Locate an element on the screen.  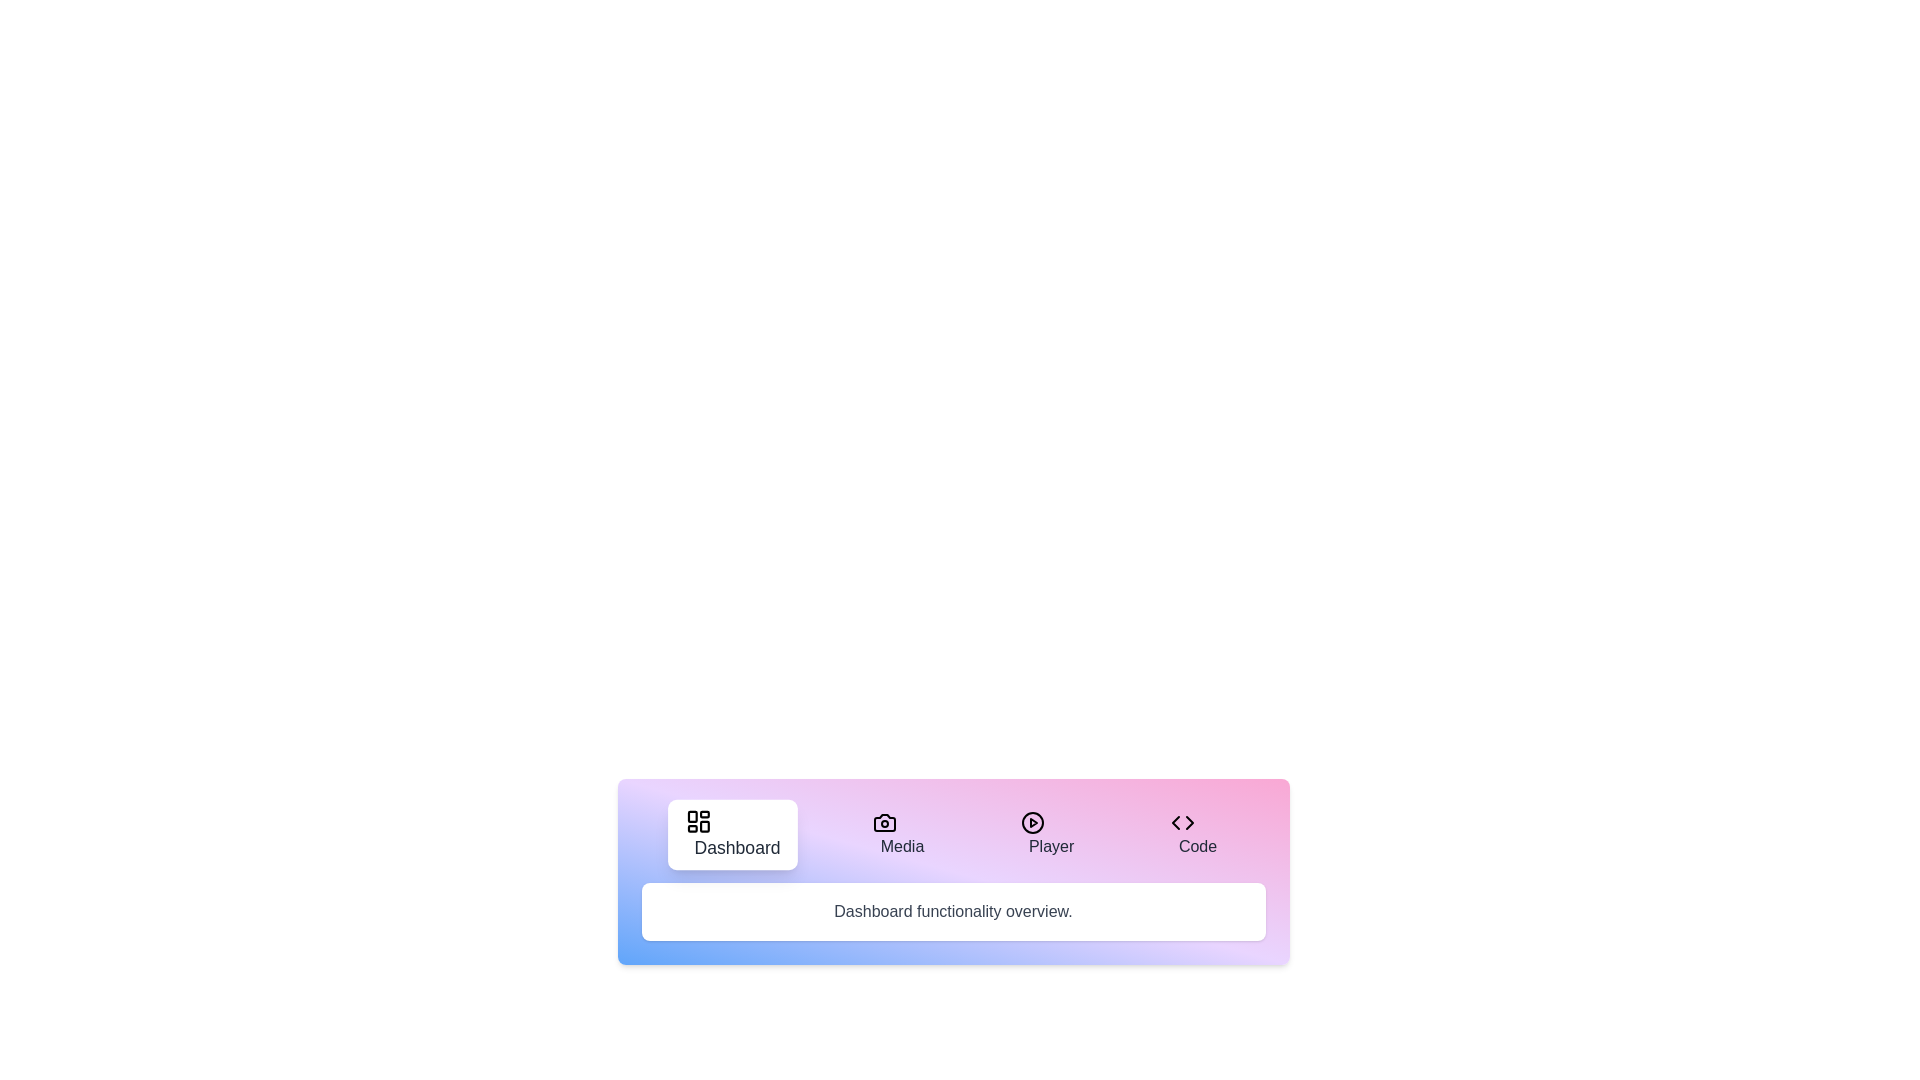
the tab labeled Player is located at coordinates (1046, 834).